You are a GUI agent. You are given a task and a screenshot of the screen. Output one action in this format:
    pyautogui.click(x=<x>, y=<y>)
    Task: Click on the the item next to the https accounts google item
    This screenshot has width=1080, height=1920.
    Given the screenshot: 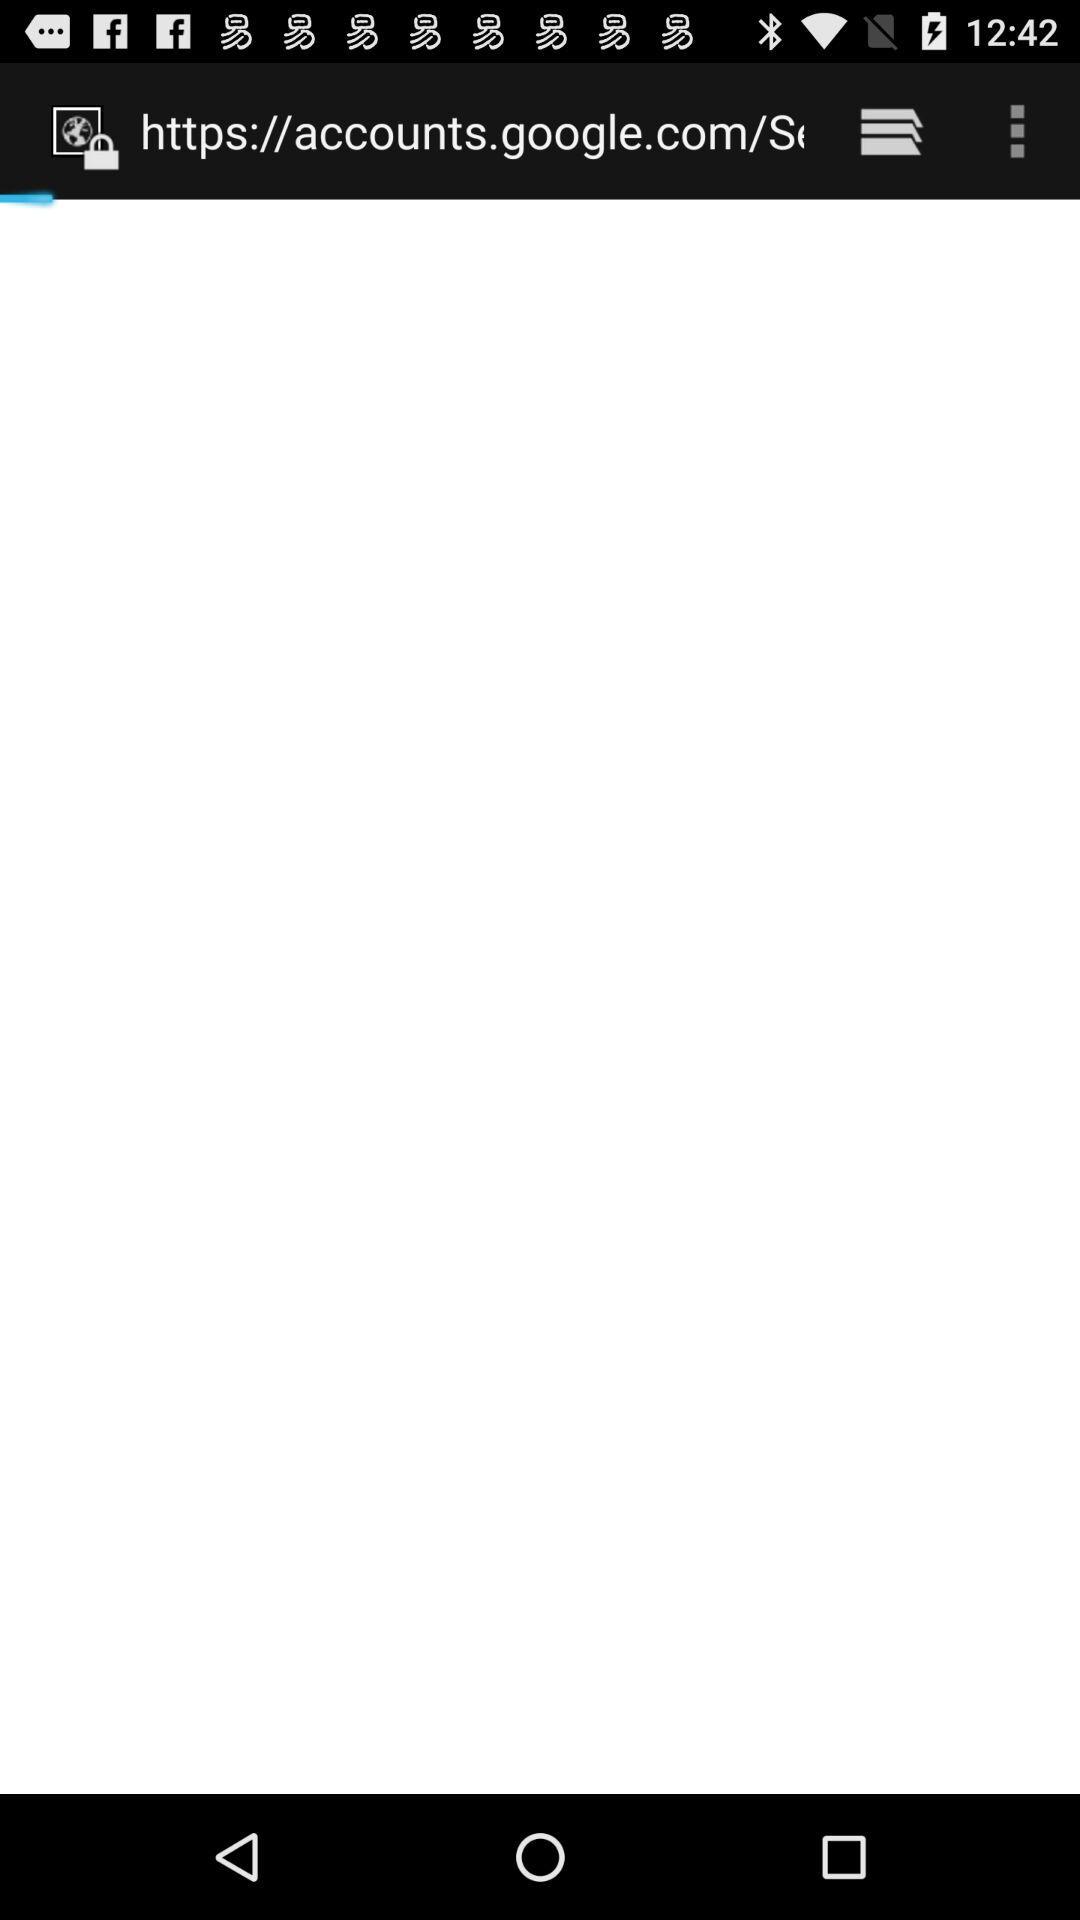 What is the action you would take?
    pyautogui.click(x=890, y=130)
    